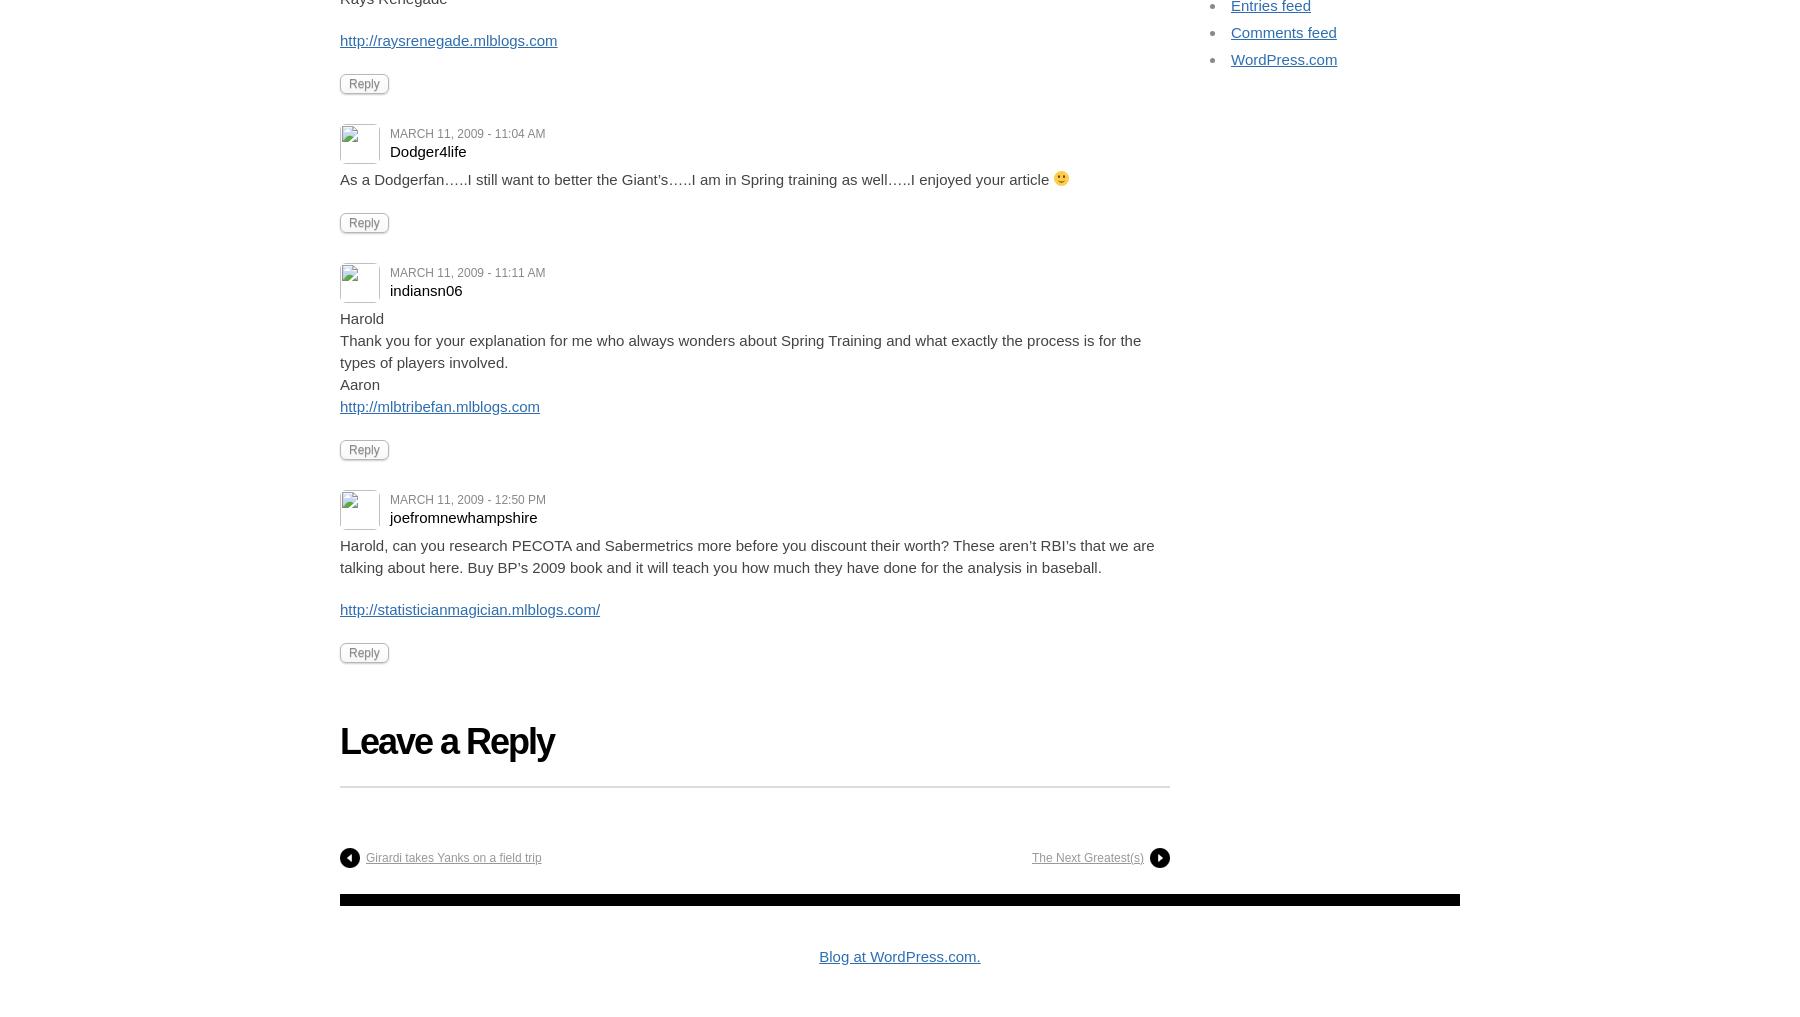 The width and height of the screenshot is (1800, 1017). Describe the element at coordinates (746, 555) in the screenshot. I see `'Harold, can you research PECOTA and Sabermetrics more before you discount their worth?  These aren’t RBI’s that we are talking about here.  Buy BP’s 2009 book and it will teach you how much they have done for the analysis in baseball.'` at that location.